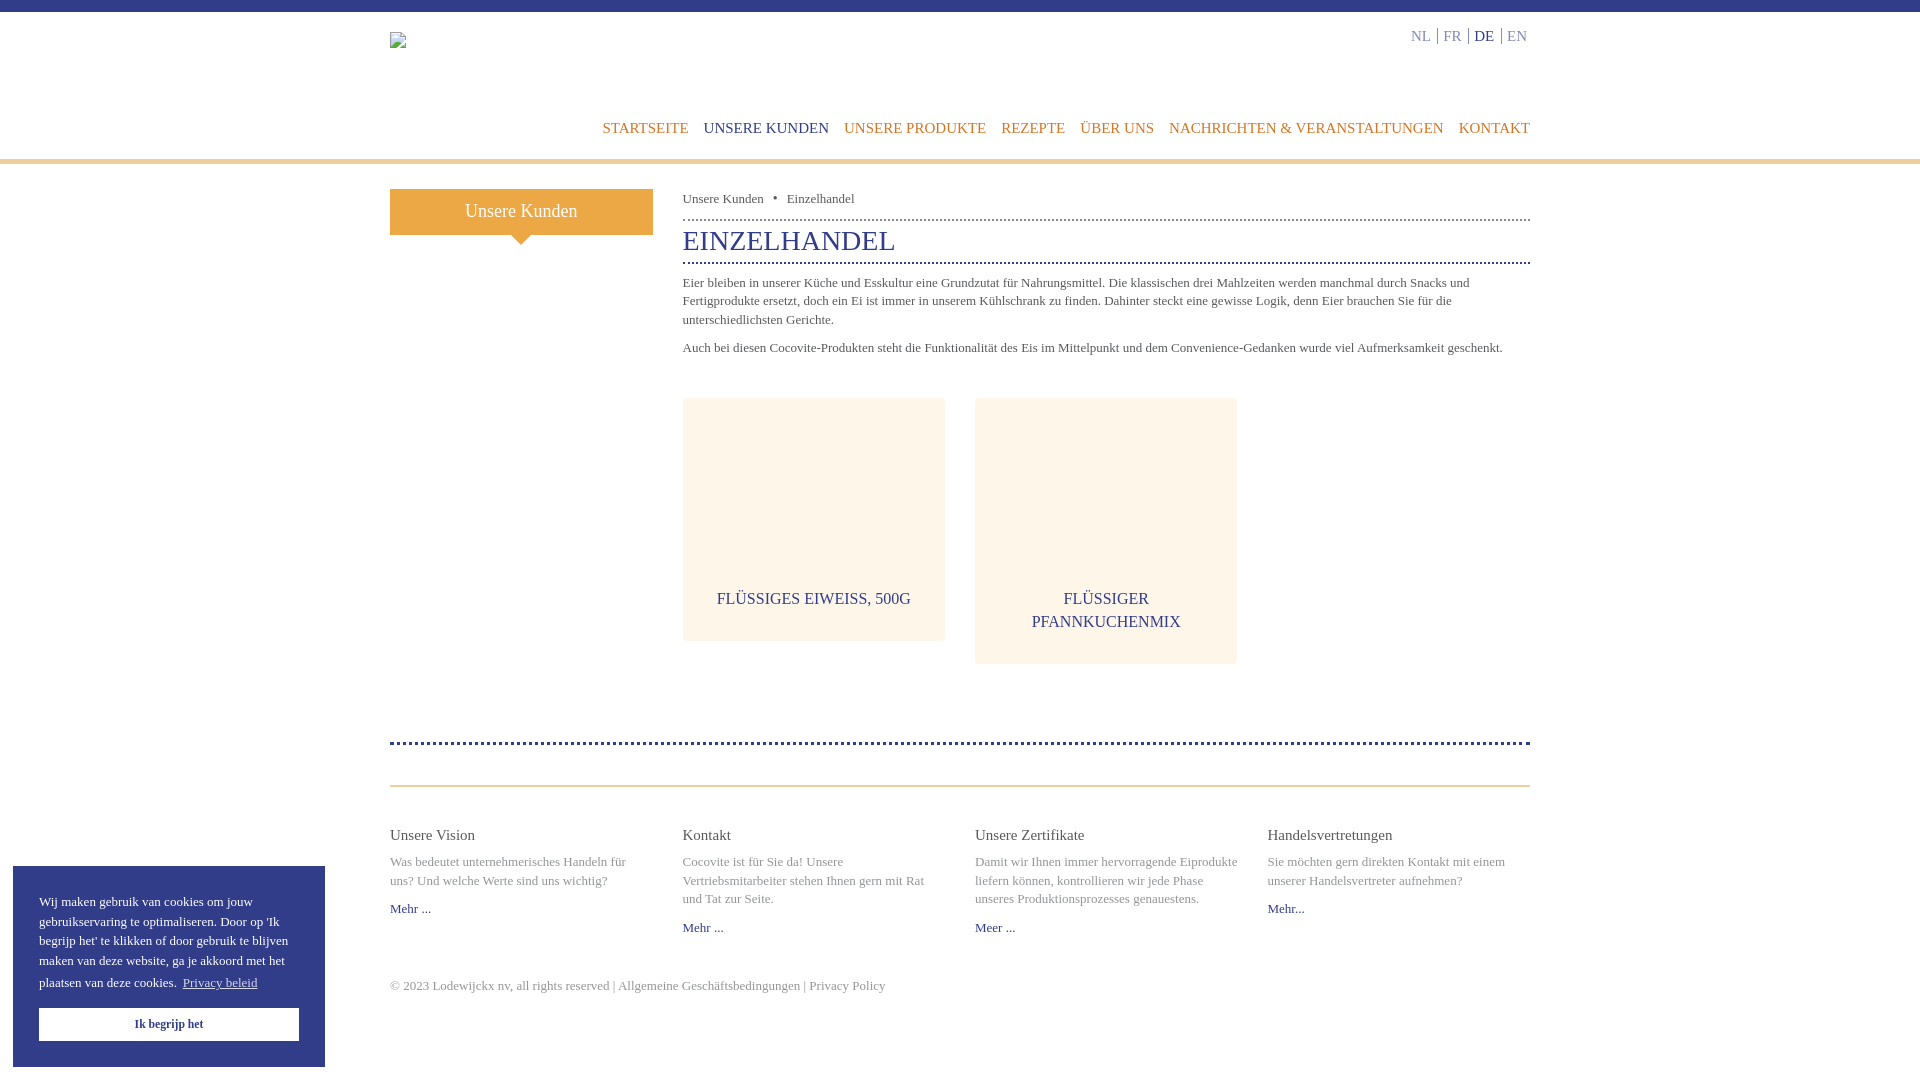 Image resolution: width=1920 pixels, height=1080 pixels. What do you see at coordinates (1309, 127) in the screenshot?
I see `'NACHRICHTEN & VERANSTALTUNGEN'` at bounding box center [1309, 127].